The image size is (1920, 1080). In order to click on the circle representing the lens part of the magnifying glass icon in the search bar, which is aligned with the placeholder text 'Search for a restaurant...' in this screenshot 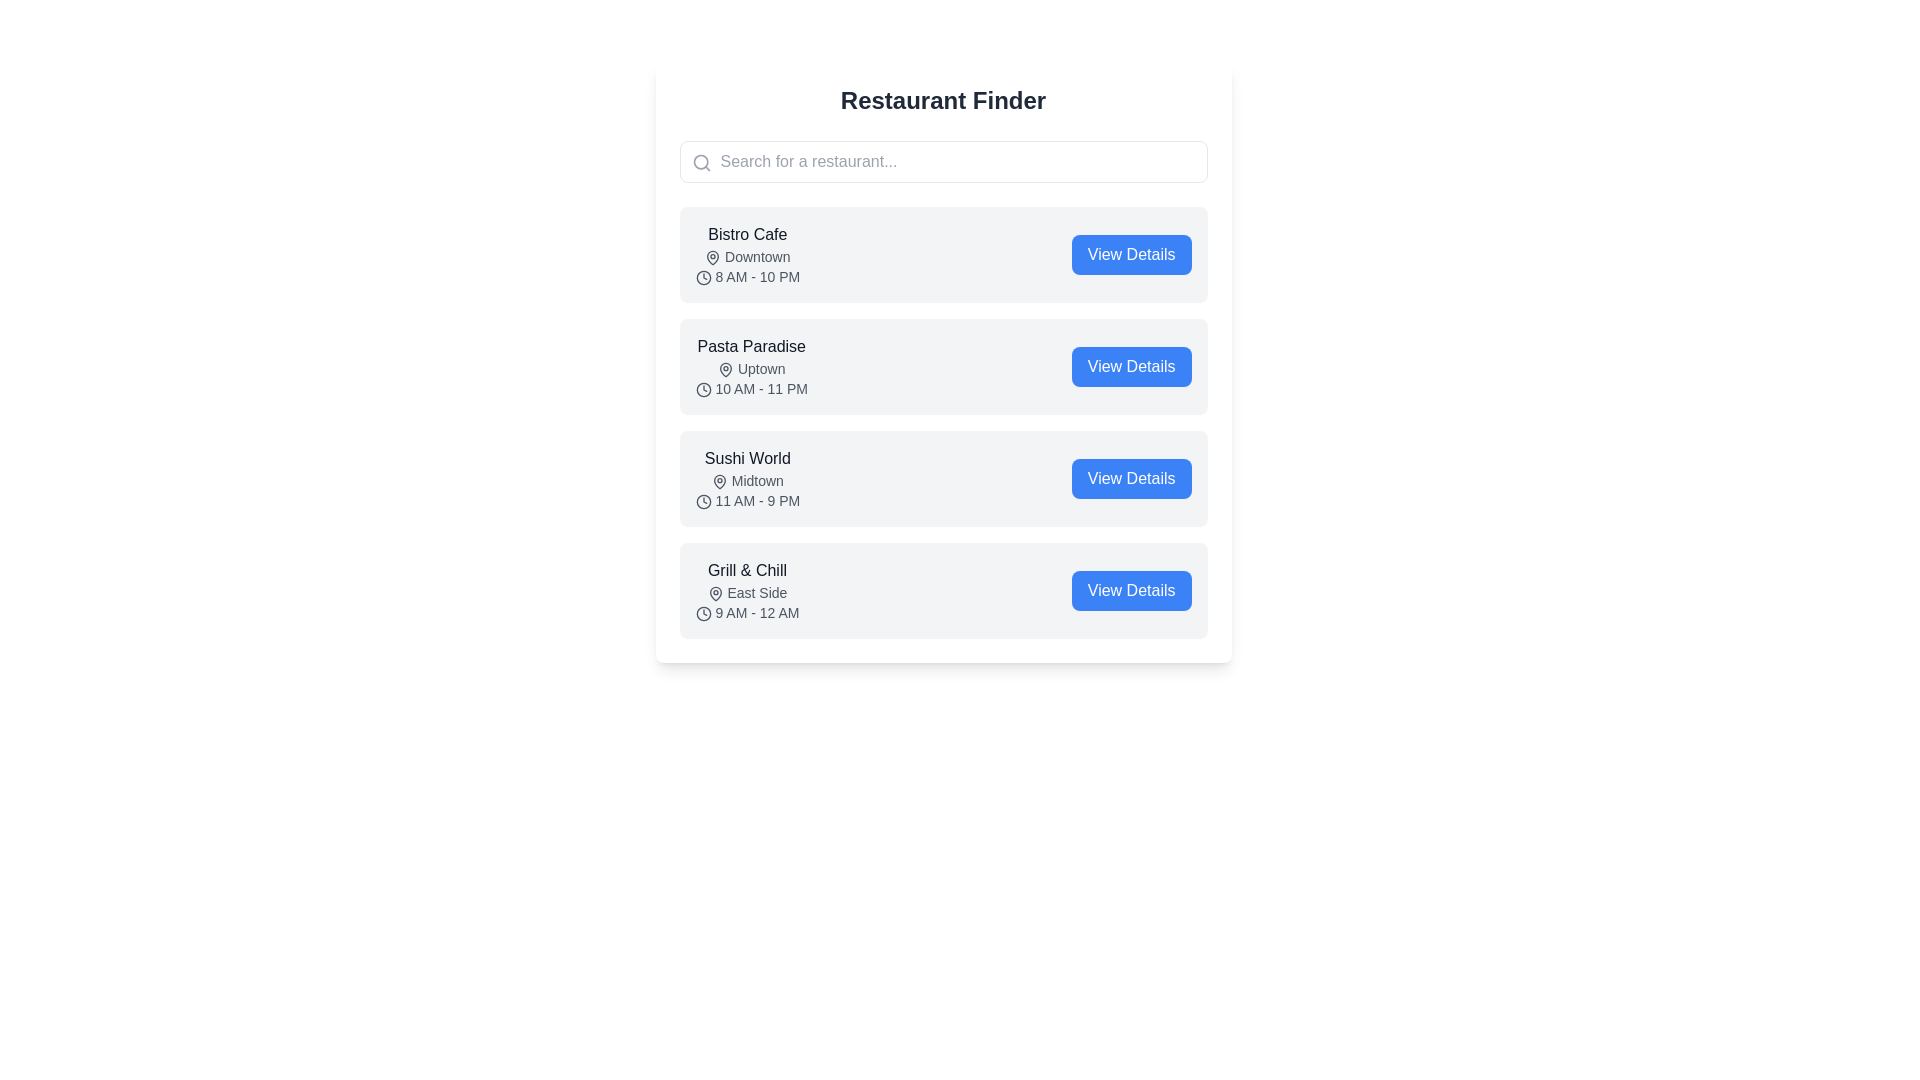, I will do `click(700, 161)`.